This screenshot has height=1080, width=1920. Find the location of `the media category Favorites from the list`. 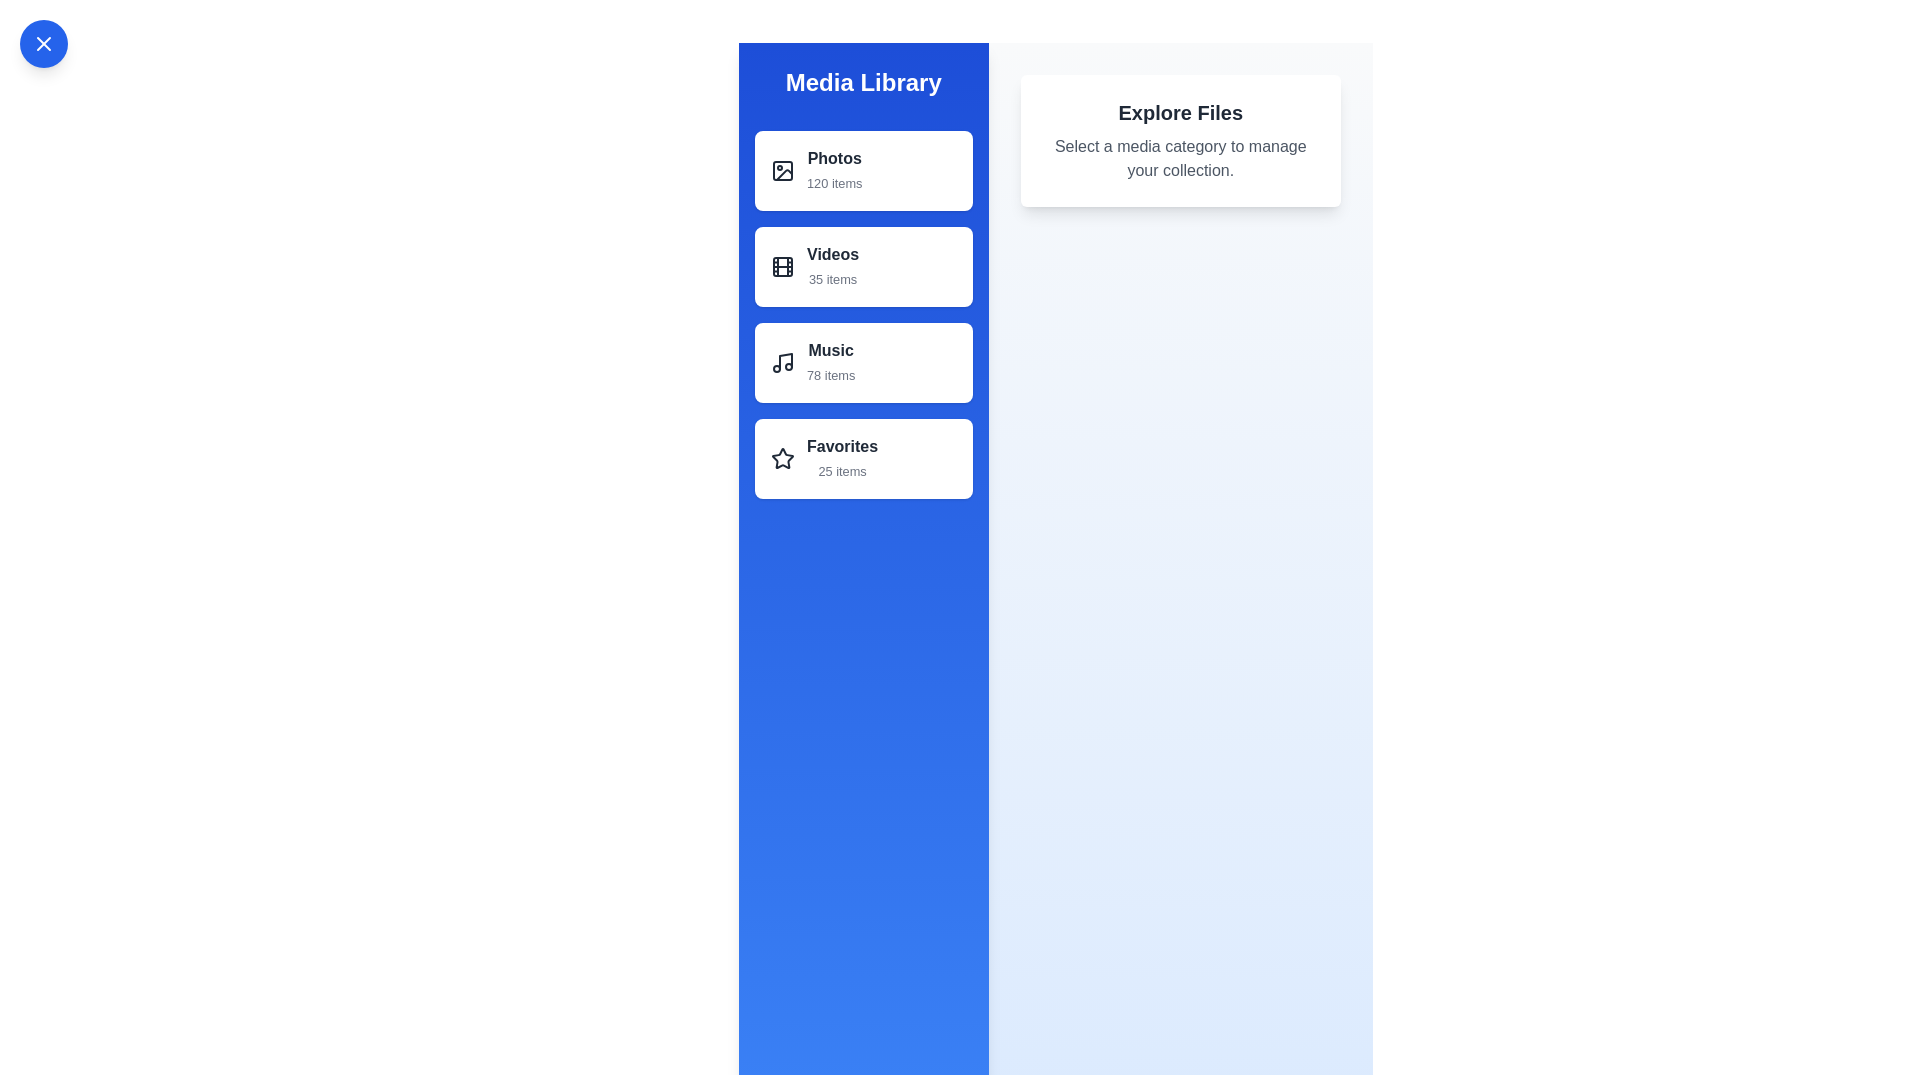

the media category Favorites from the list is located at coordinates (863, 459).